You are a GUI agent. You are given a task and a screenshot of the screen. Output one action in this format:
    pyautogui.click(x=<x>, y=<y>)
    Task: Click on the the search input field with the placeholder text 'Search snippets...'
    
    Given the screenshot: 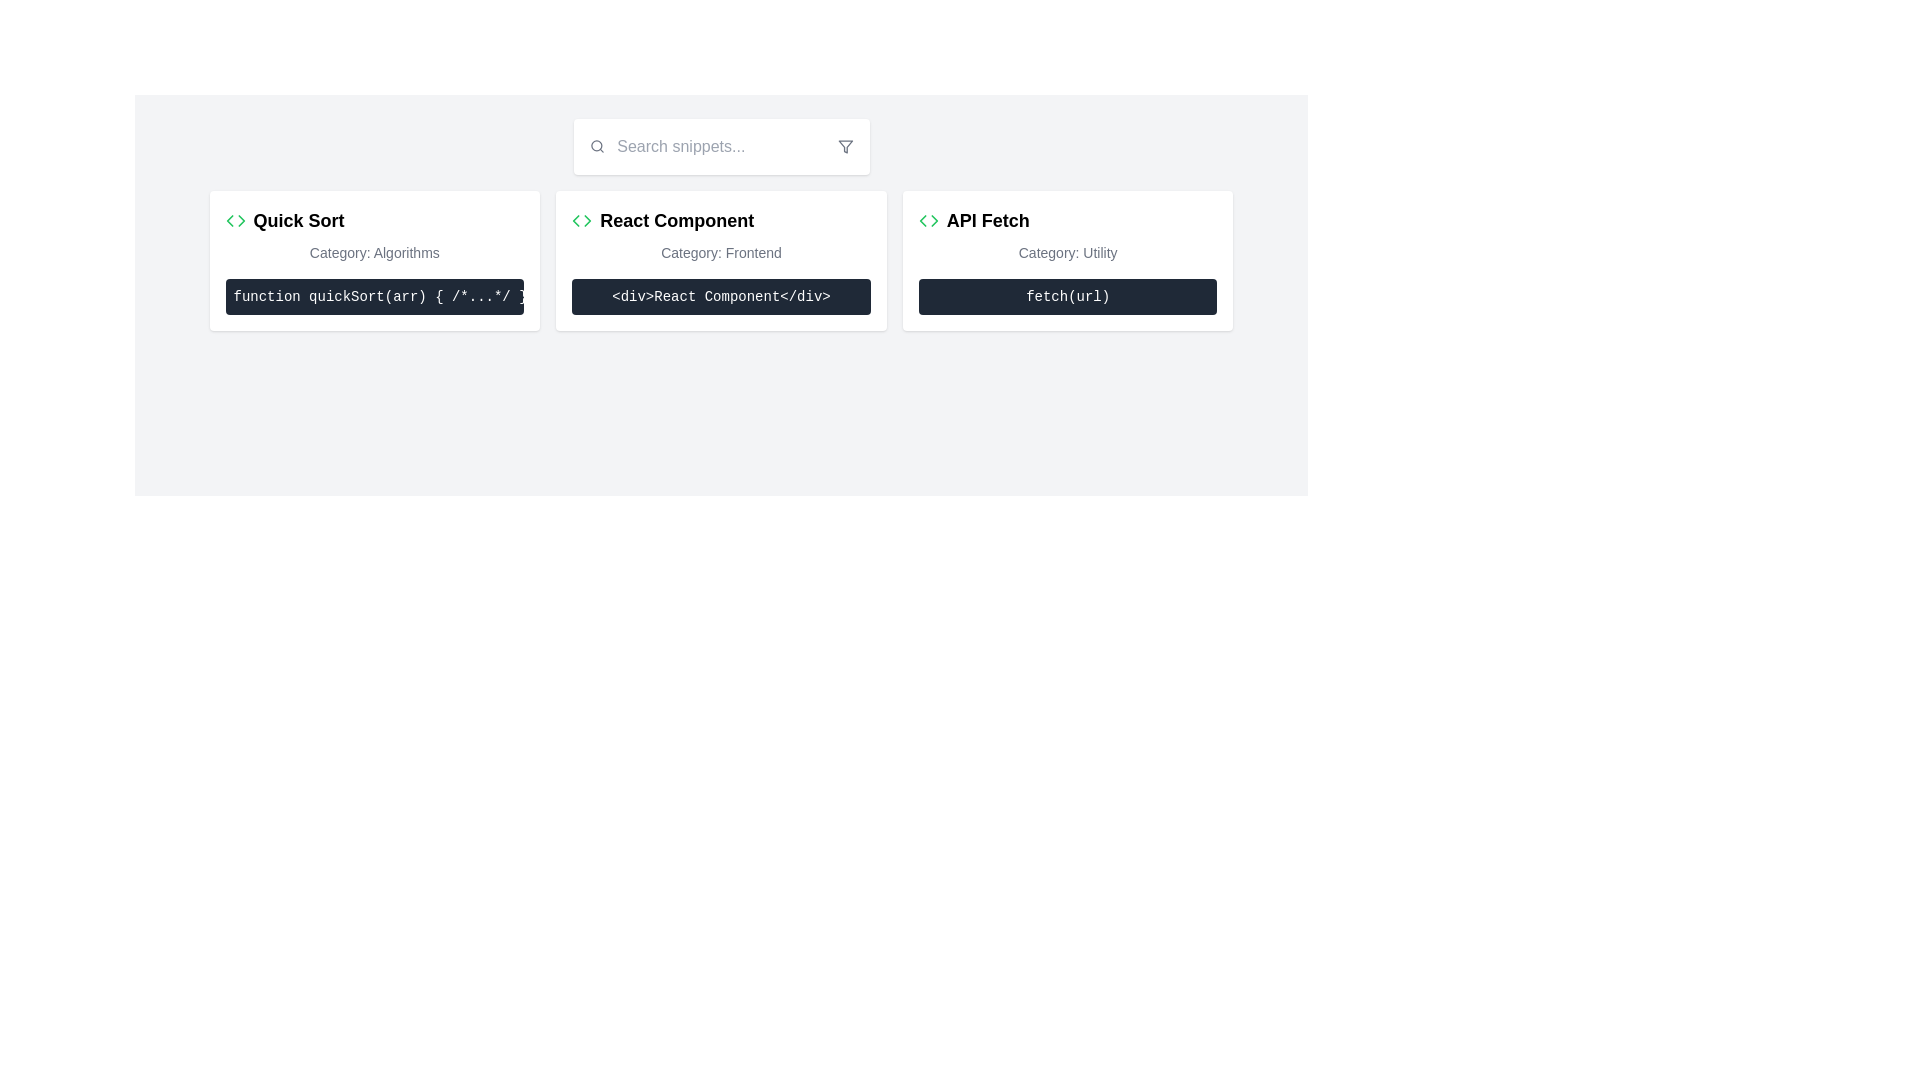 What is the action you would take?
    pyautogui.click(x=720, y=145)
    